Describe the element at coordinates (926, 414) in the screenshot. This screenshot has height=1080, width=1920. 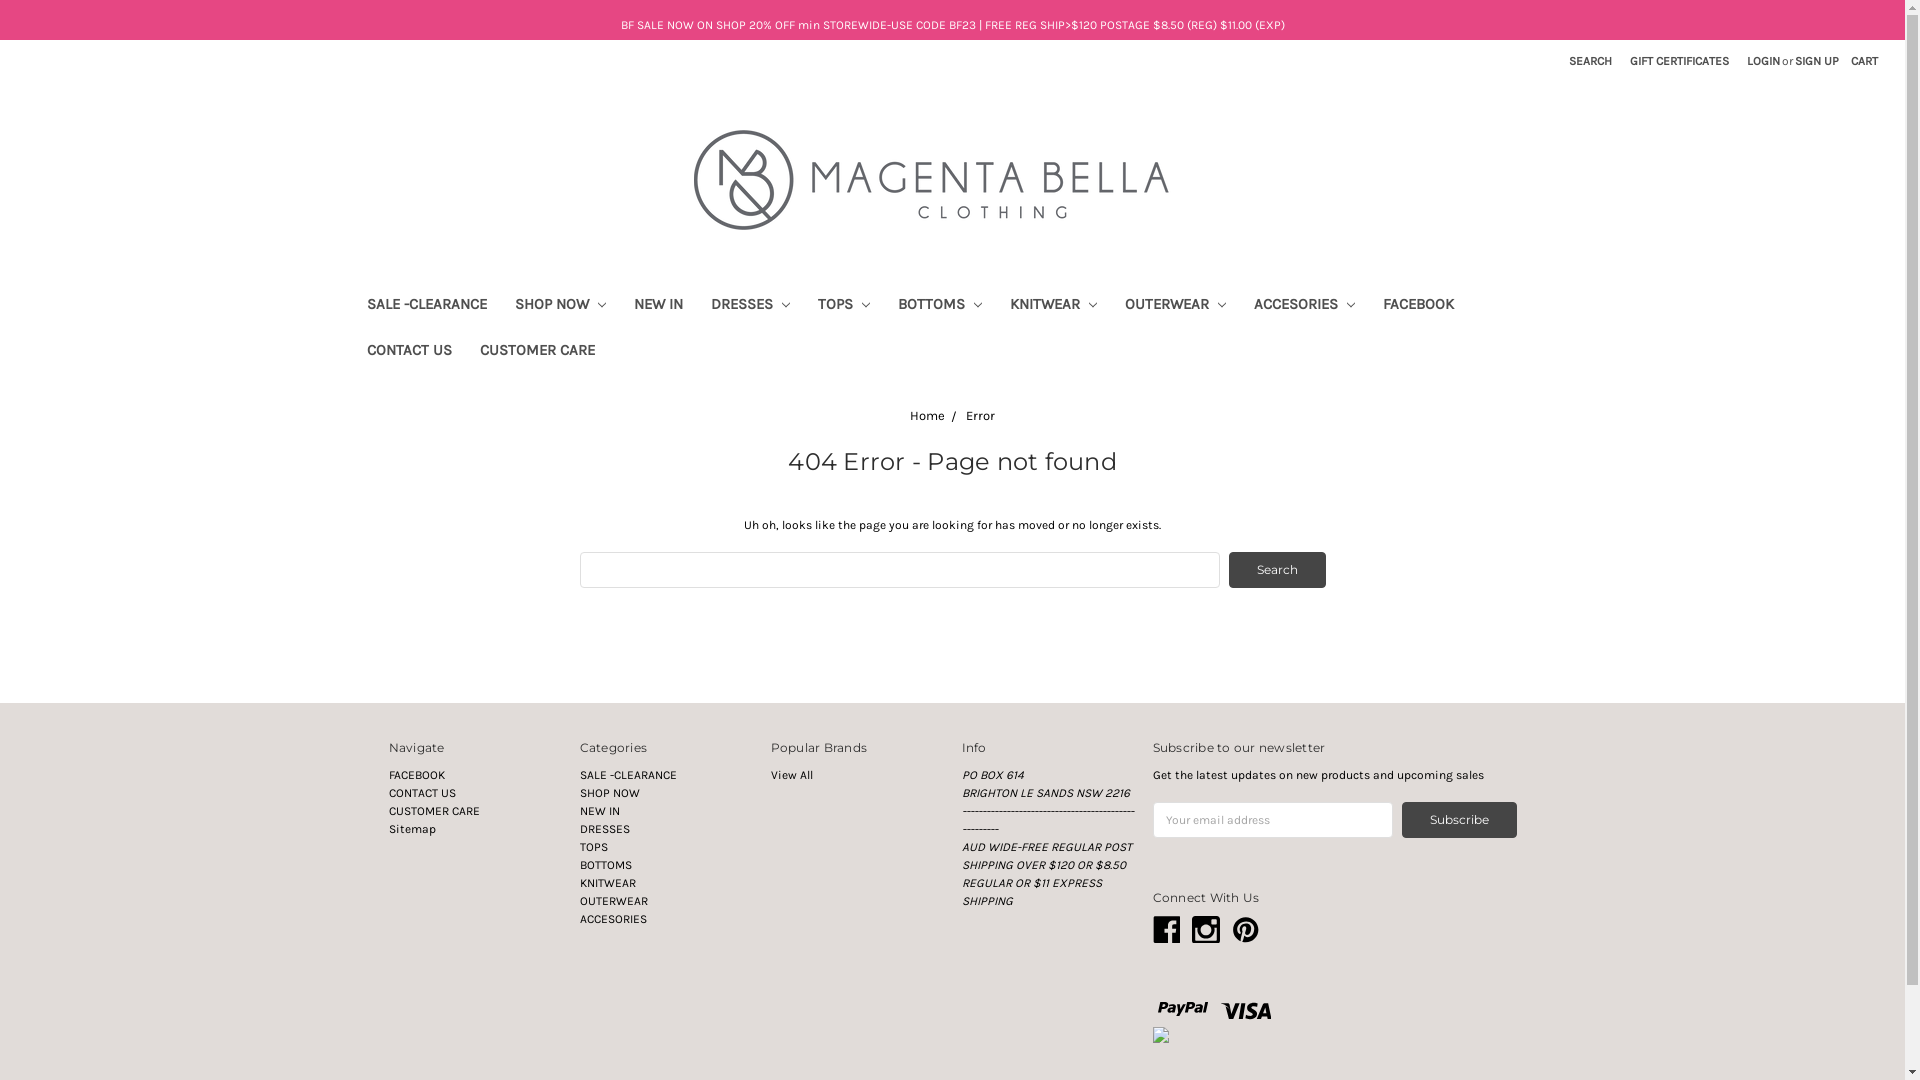
I see `'Home'` at that location.